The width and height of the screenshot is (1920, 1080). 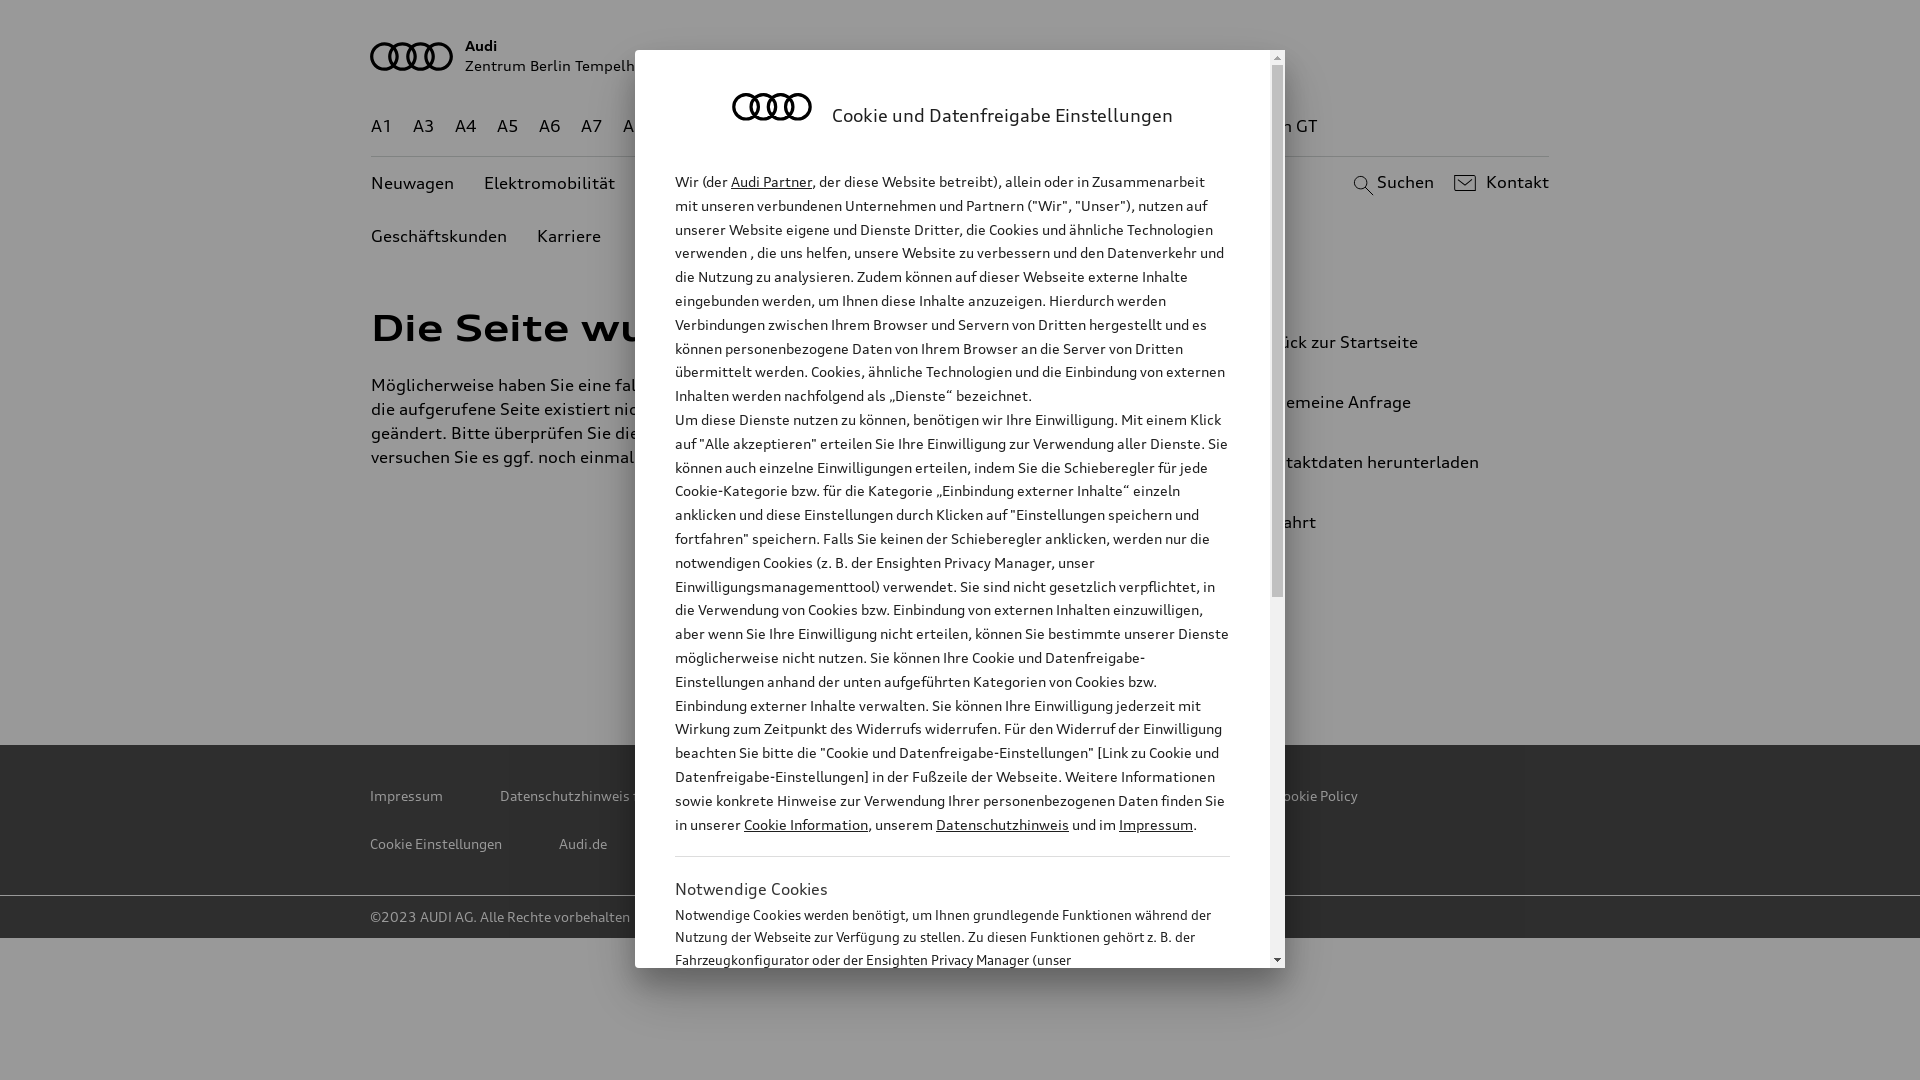 What do you see at coordinates (1142, 126) in the screenshot?
I see `'RS'` at bounding box center [1142, 126].